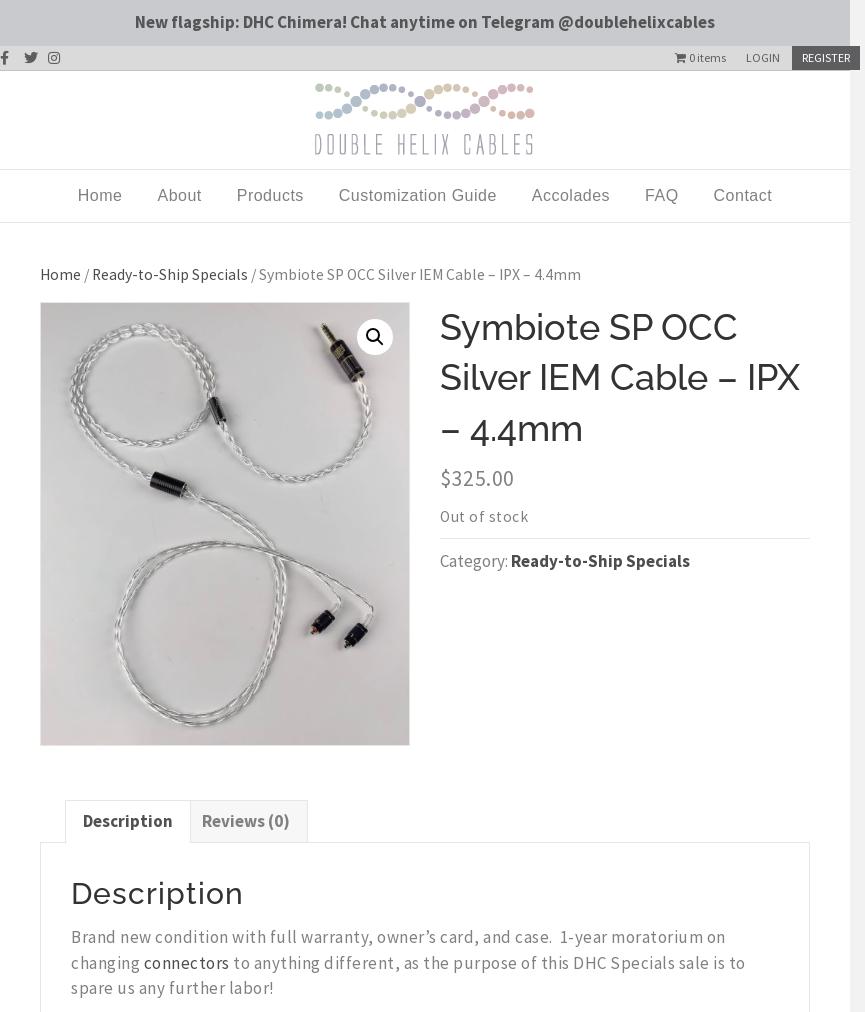  I want to click on 'About', so click(177, 194).